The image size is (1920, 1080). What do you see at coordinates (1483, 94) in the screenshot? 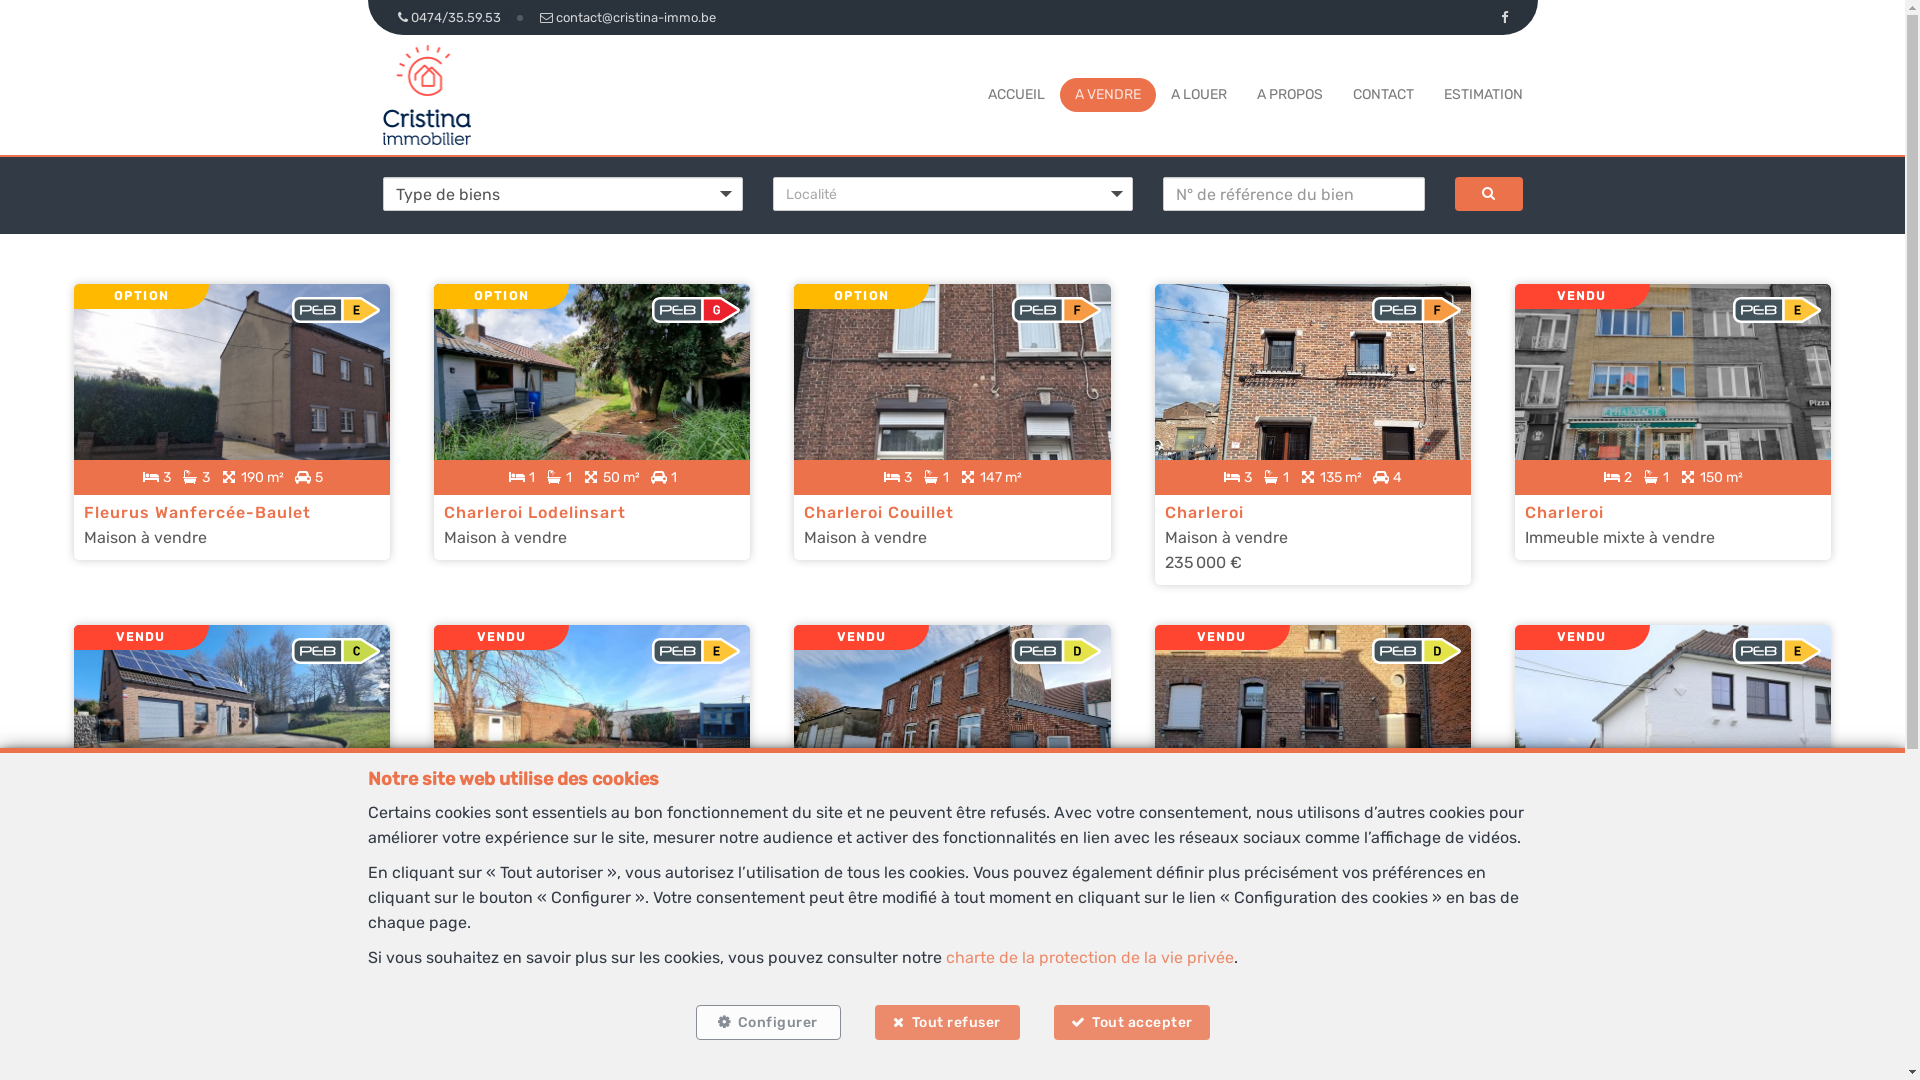
I see `'ESTIMATION'` at bounding box center [1483, 94].